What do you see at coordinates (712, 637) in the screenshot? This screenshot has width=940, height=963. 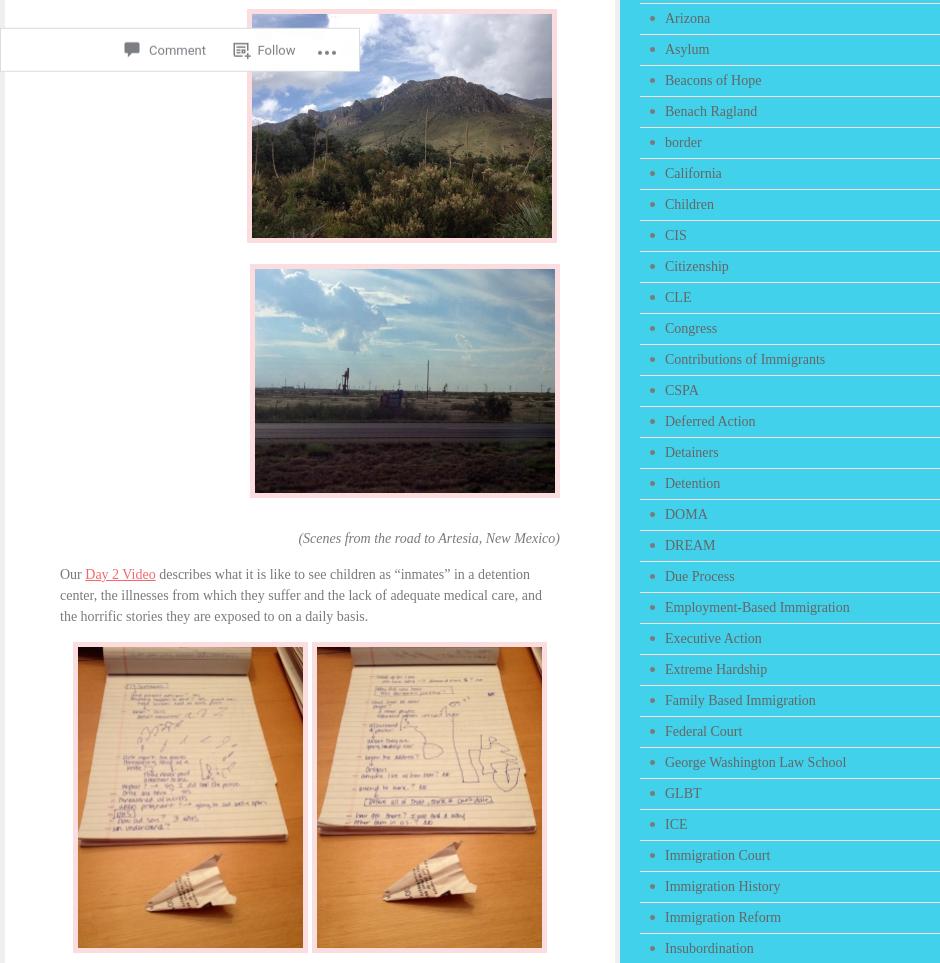 I see `'Executive Action'` at bounding box center [712, 637].